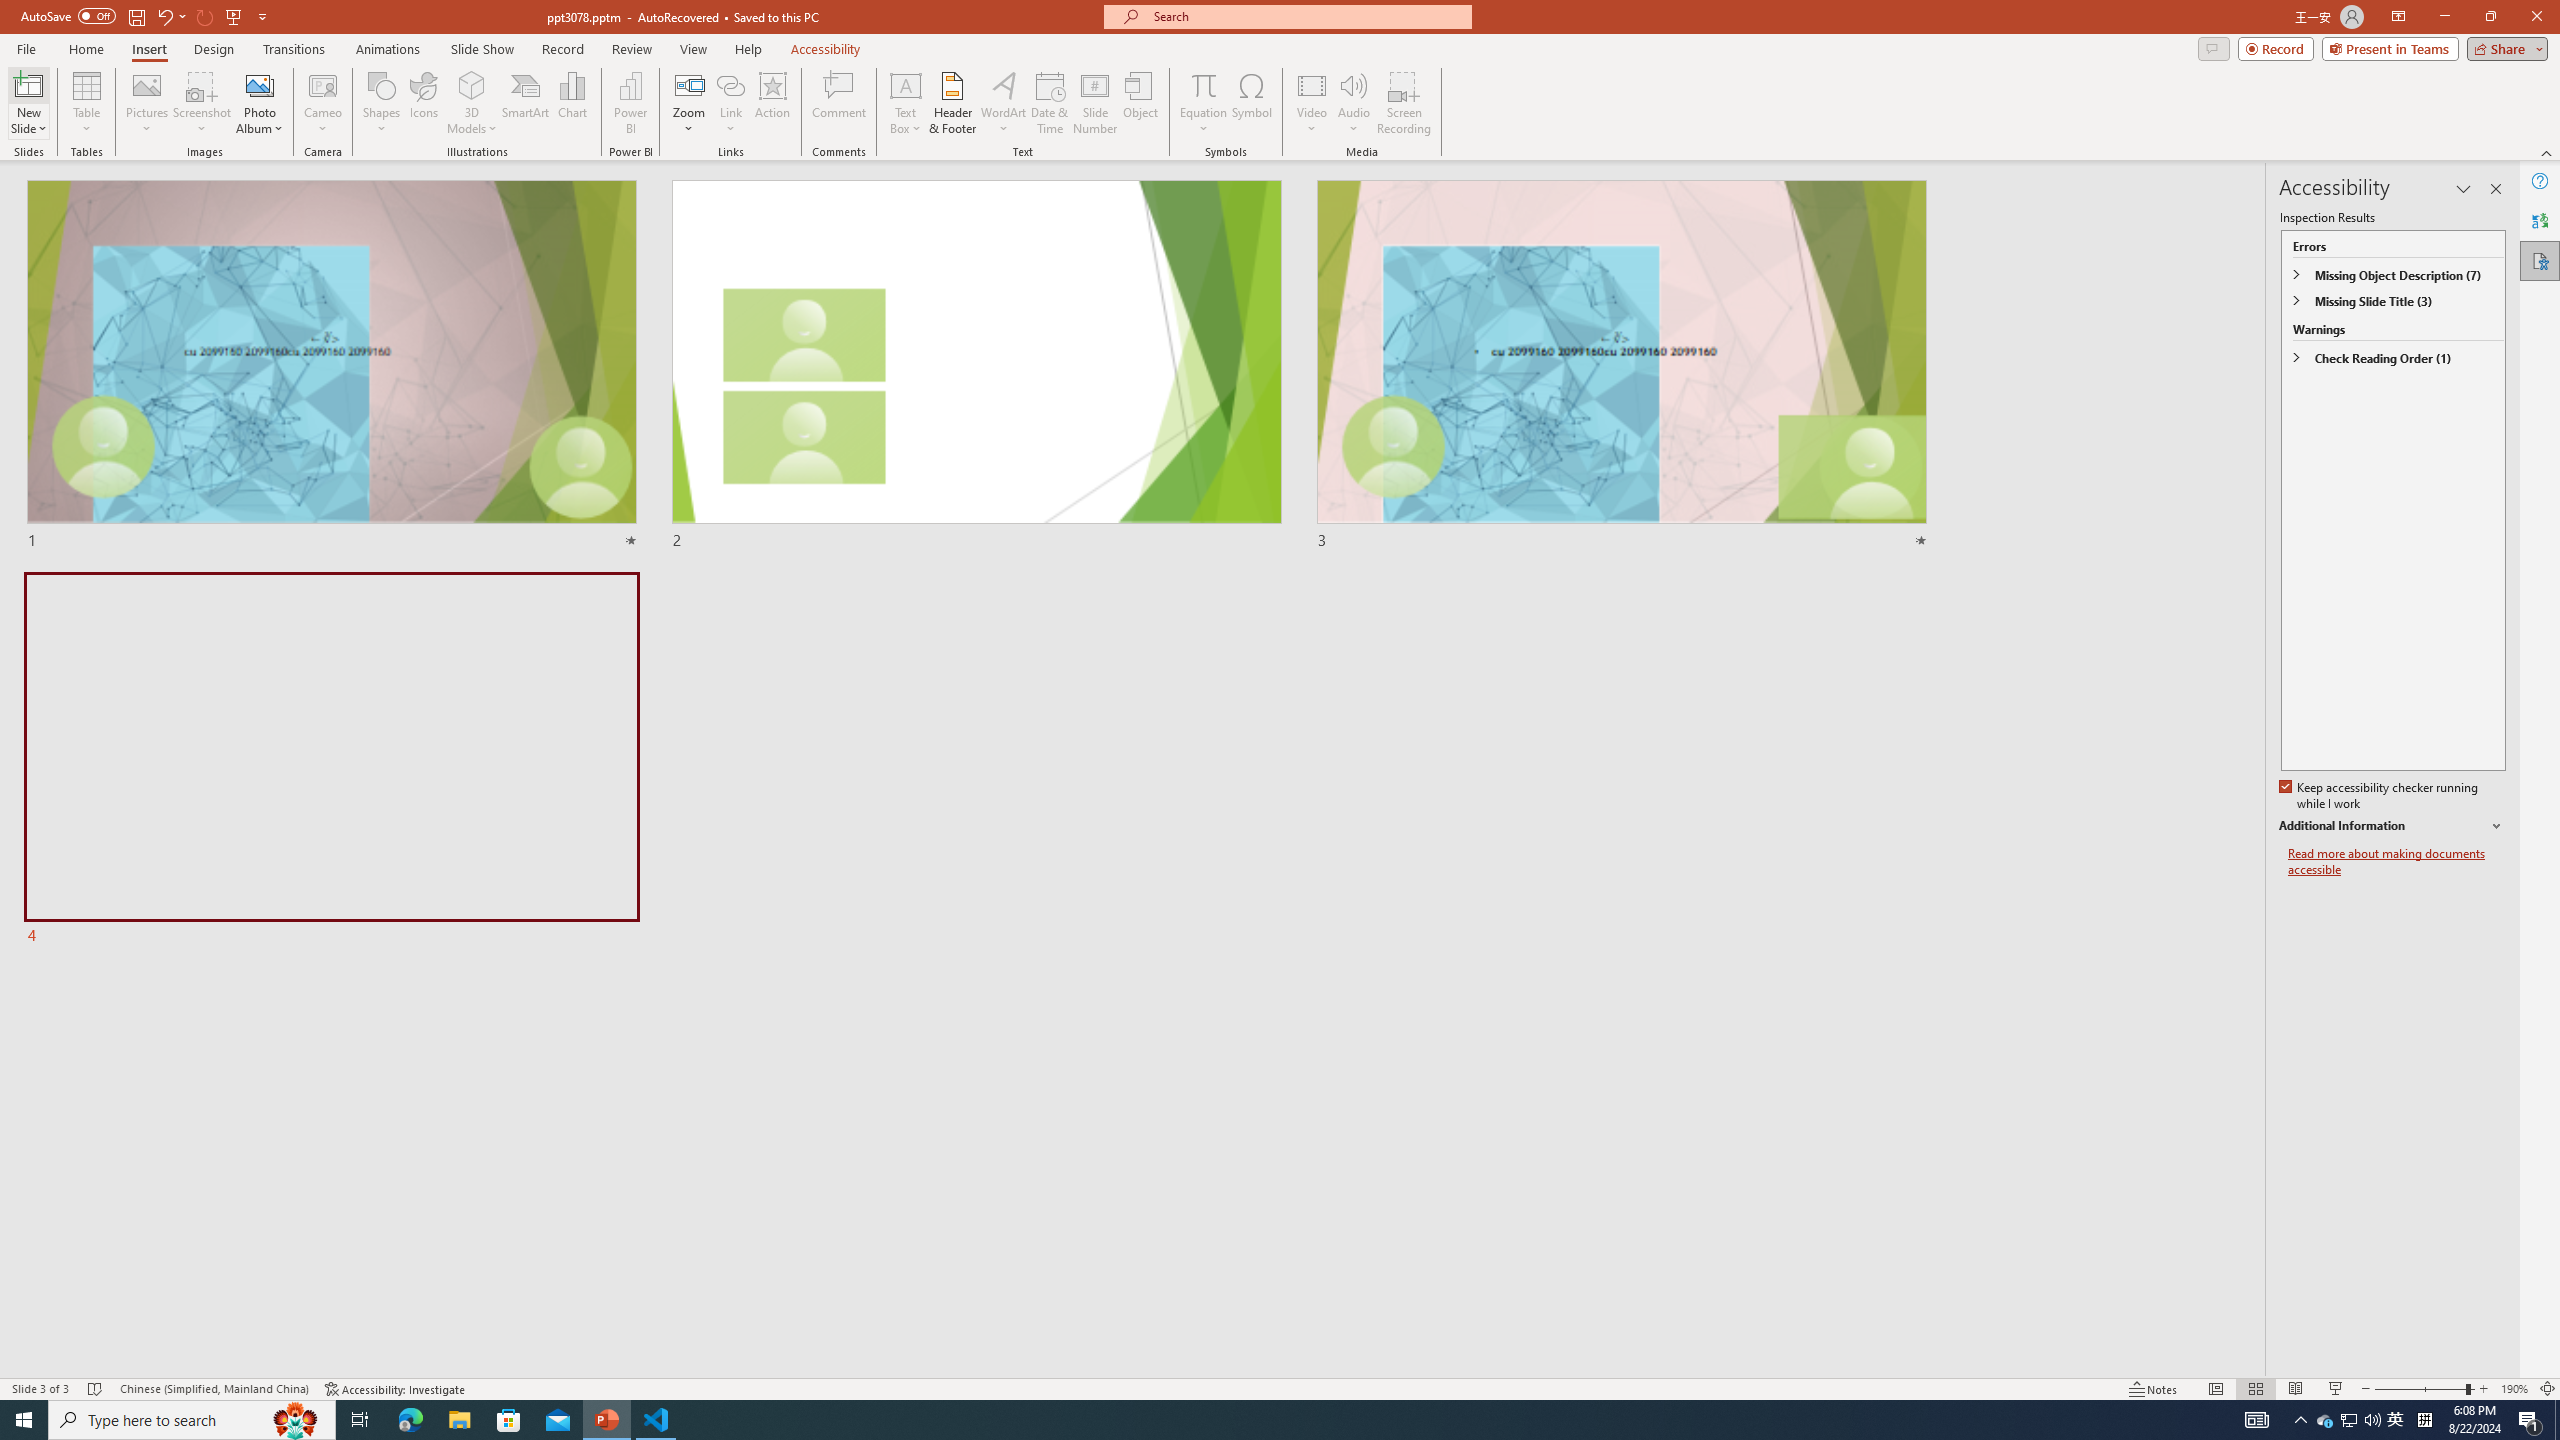  What do you see at coordinates (472, 84) in the screenshot?
I see `'3D Models'` at bounding box center [472, 84].